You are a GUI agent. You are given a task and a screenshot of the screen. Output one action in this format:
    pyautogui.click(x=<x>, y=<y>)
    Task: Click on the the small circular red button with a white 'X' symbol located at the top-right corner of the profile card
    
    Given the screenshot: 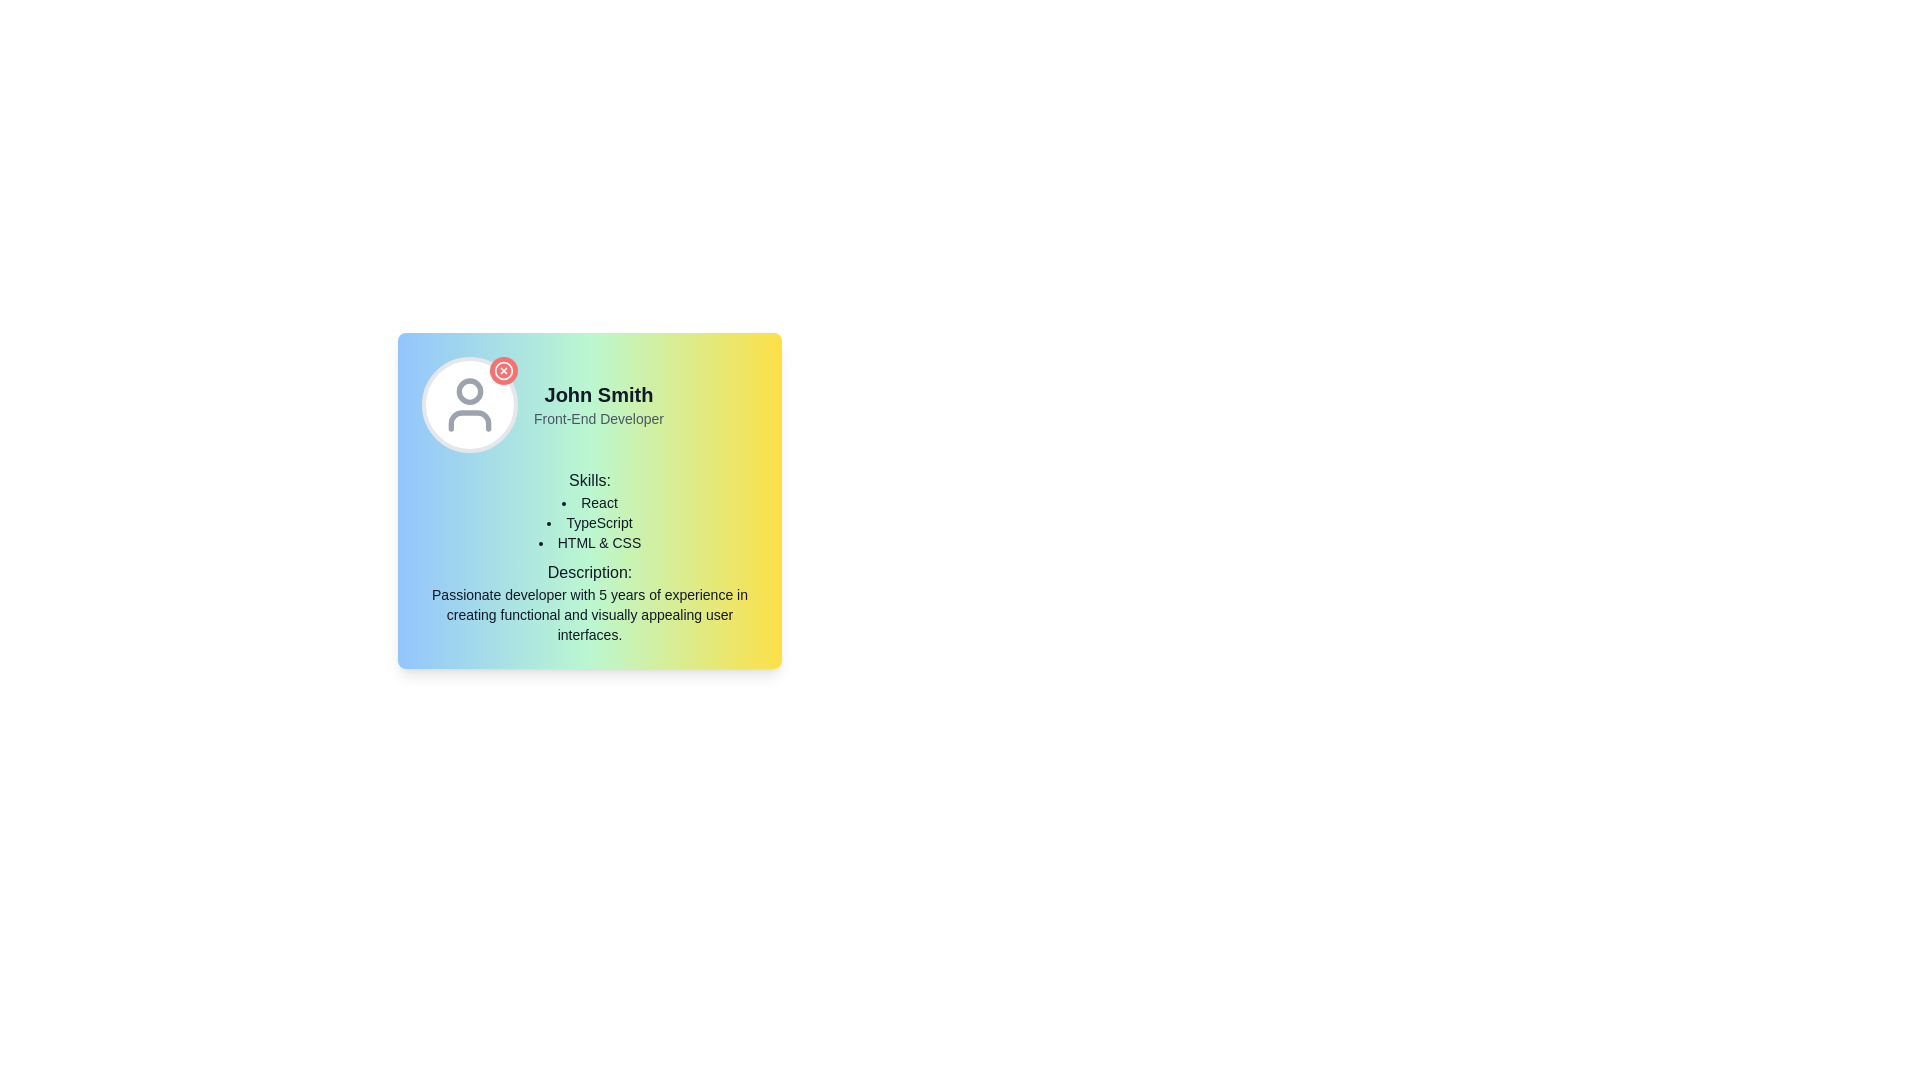 What is the action you would take?
    pyautogui.click(x=504, y=370)
    